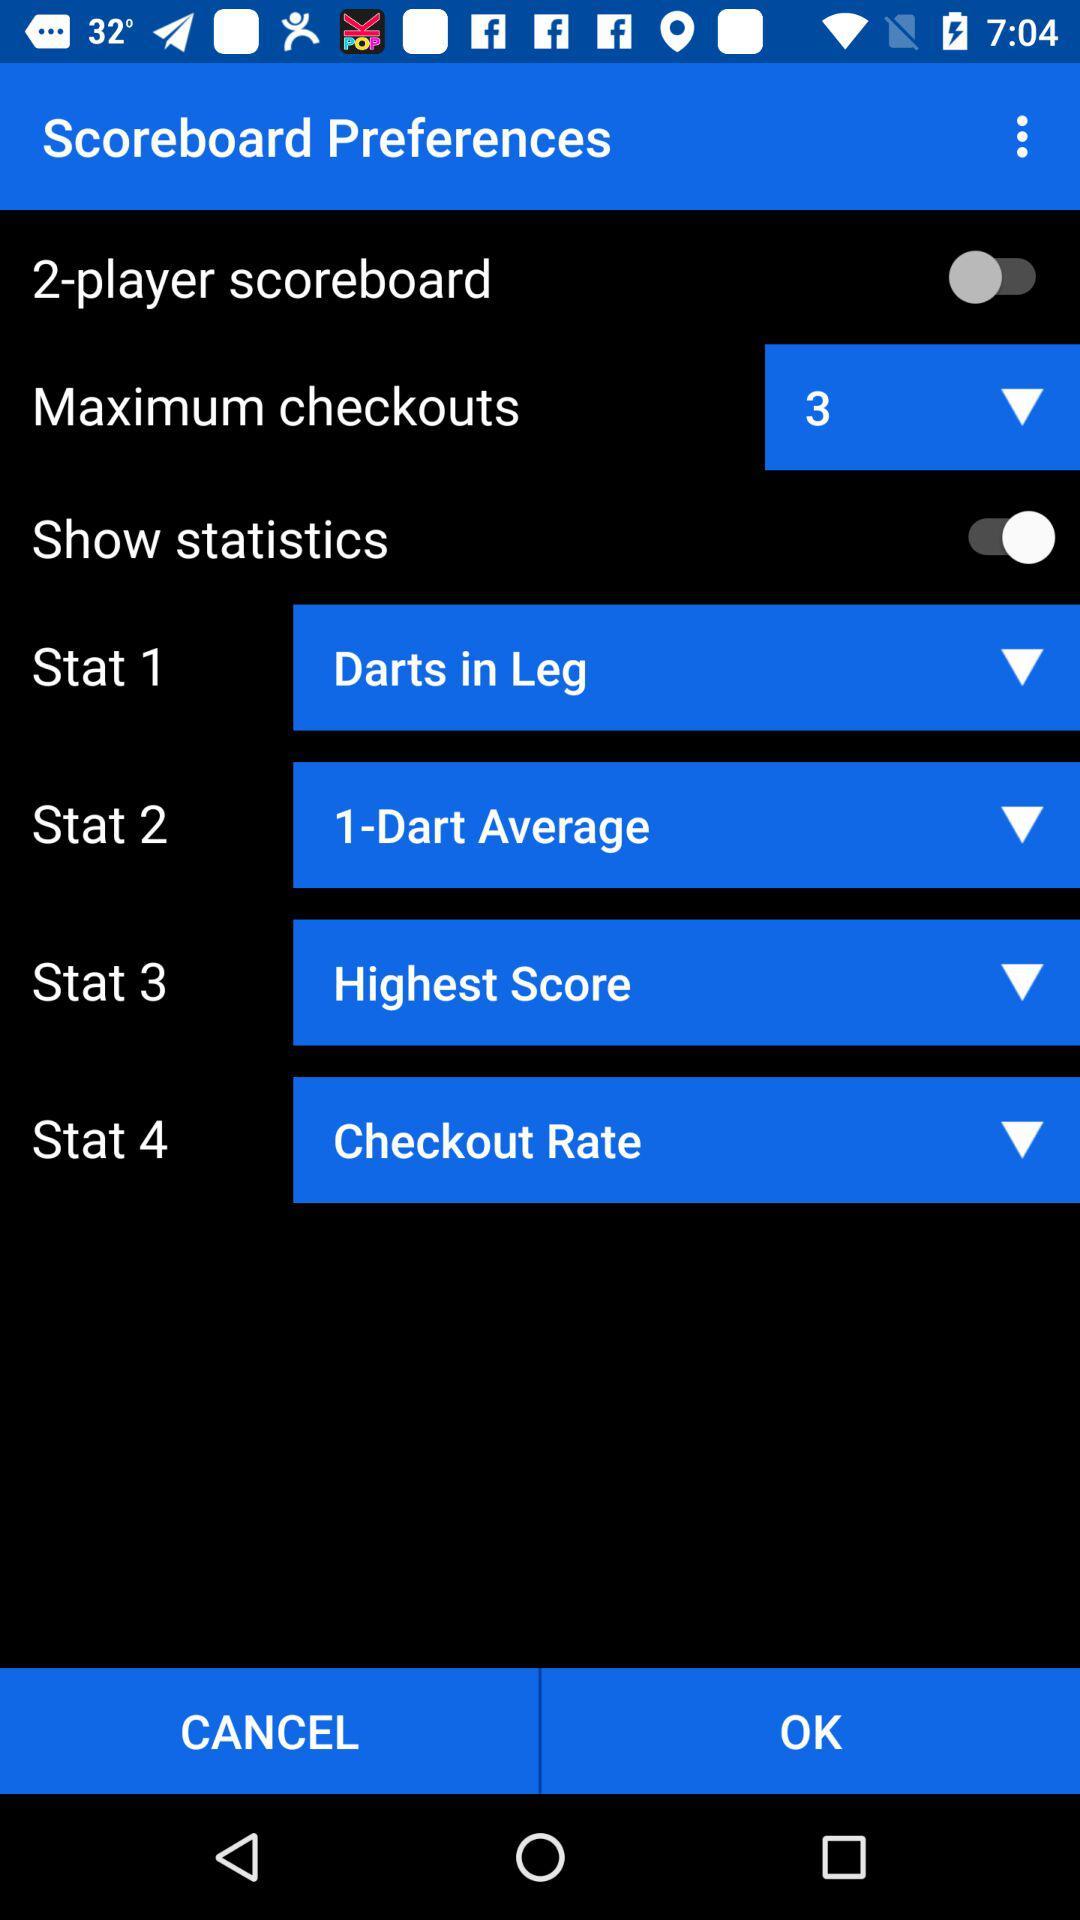 Image resolution: width=1080 pixels, height=1920 pixels. I want to click on app next to stat 2 app, so click(685, 825).